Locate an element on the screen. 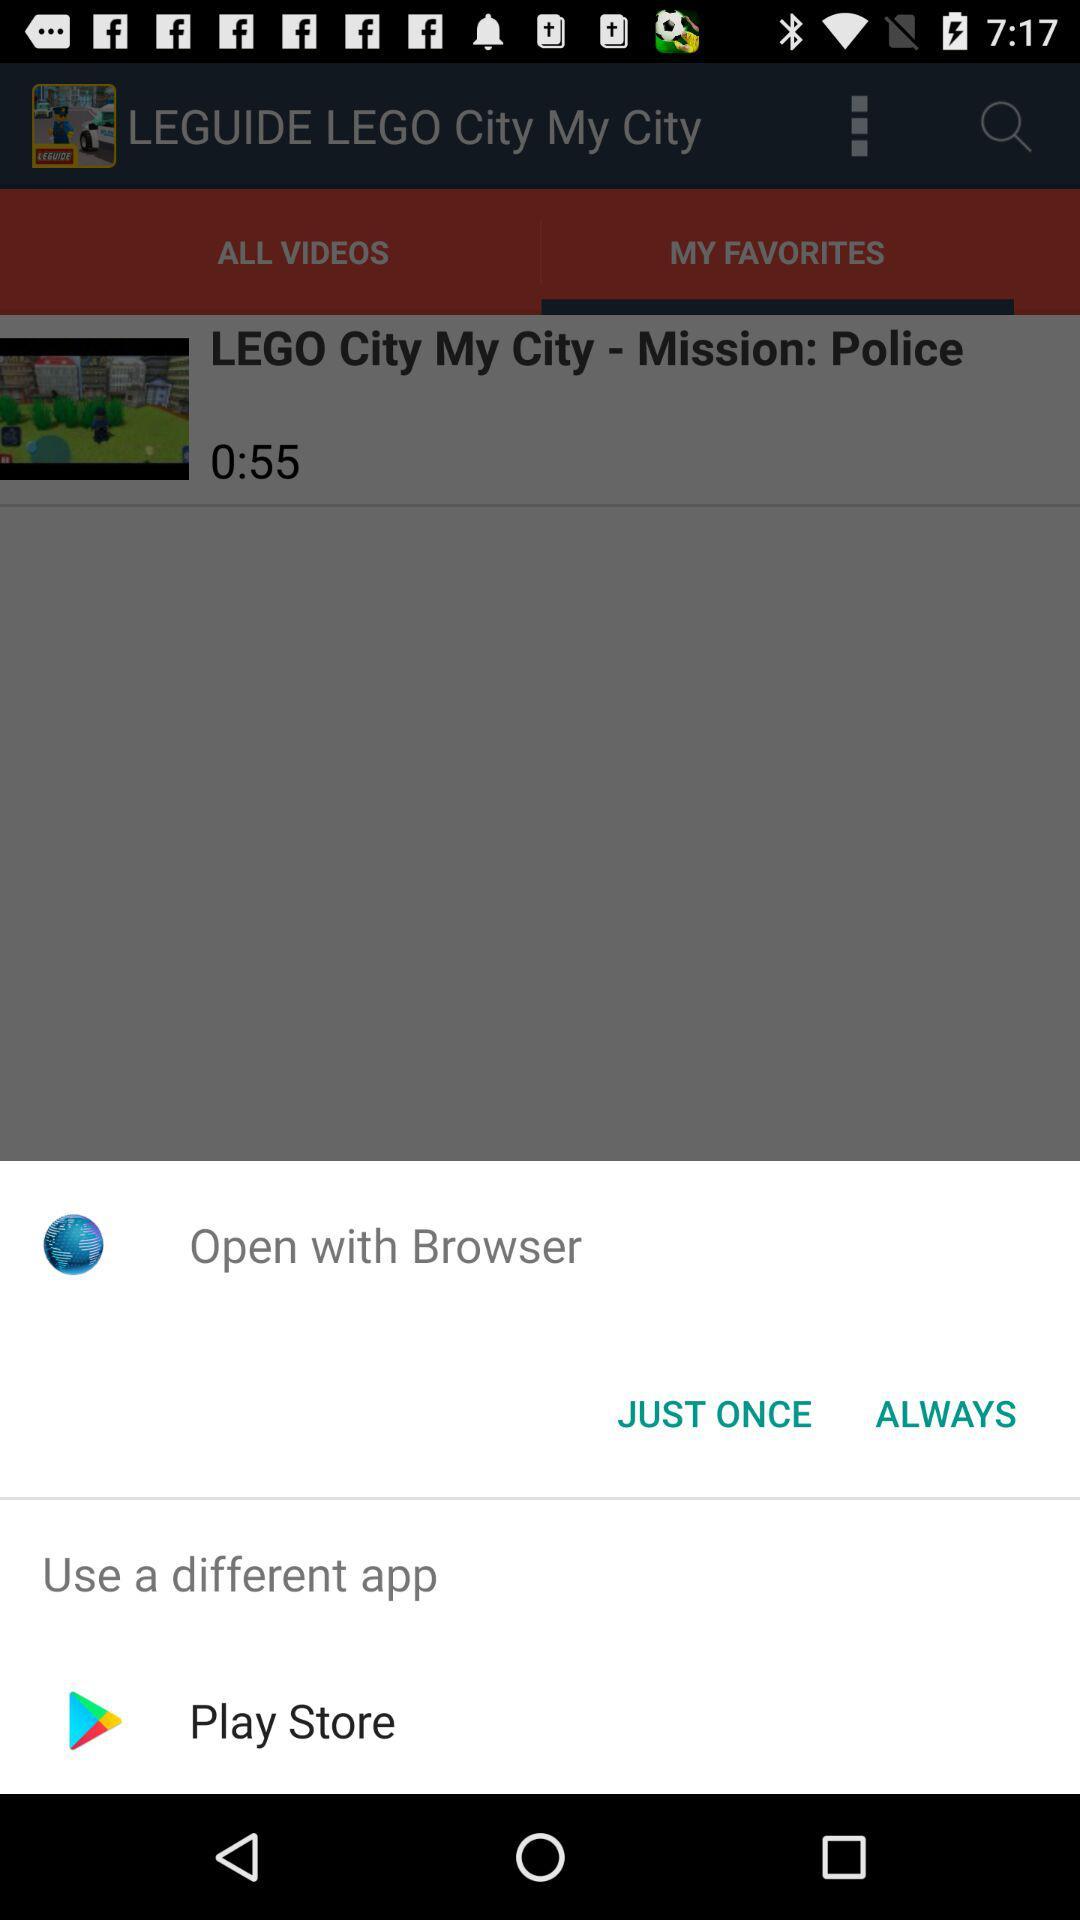 The height and width of the screenshot is (1920, 1080). the item above play store icon is located at coordinates (540, 1572).